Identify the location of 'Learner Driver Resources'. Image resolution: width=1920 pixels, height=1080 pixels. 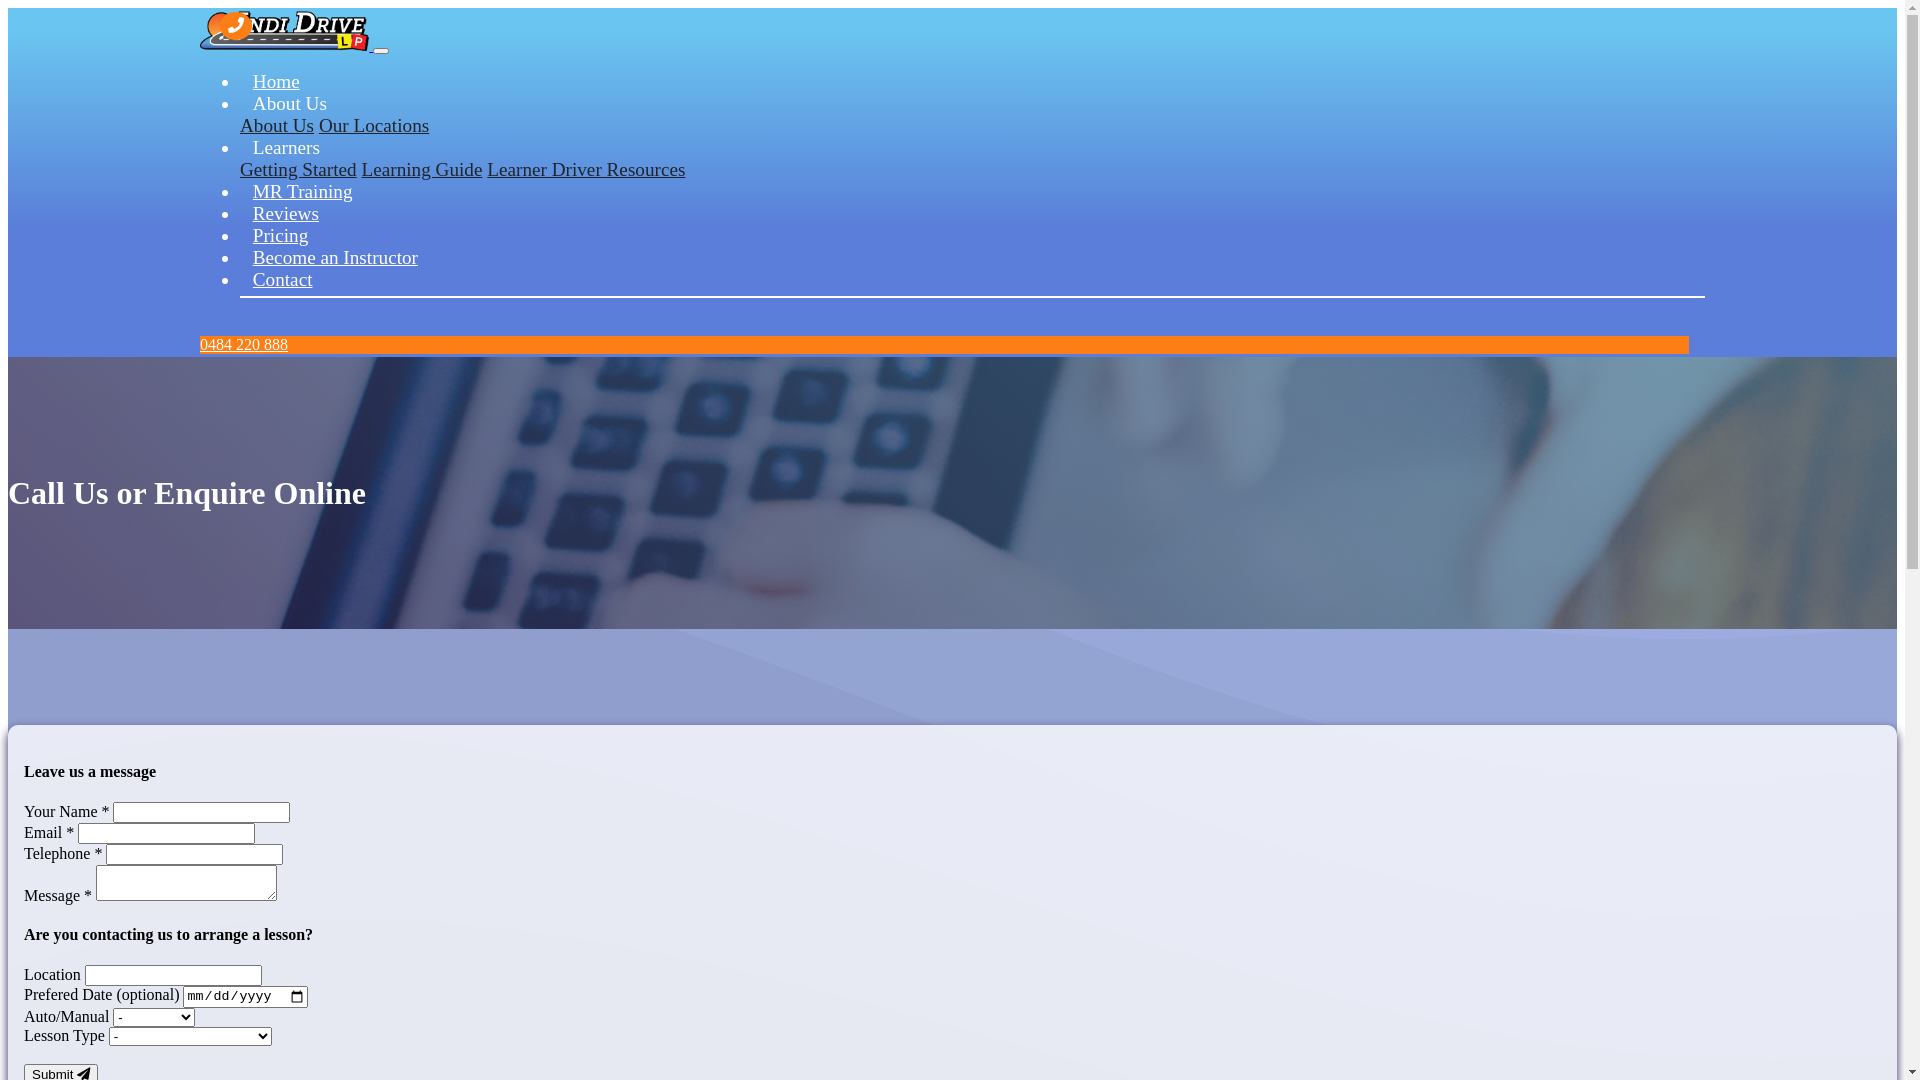
(486, 168).